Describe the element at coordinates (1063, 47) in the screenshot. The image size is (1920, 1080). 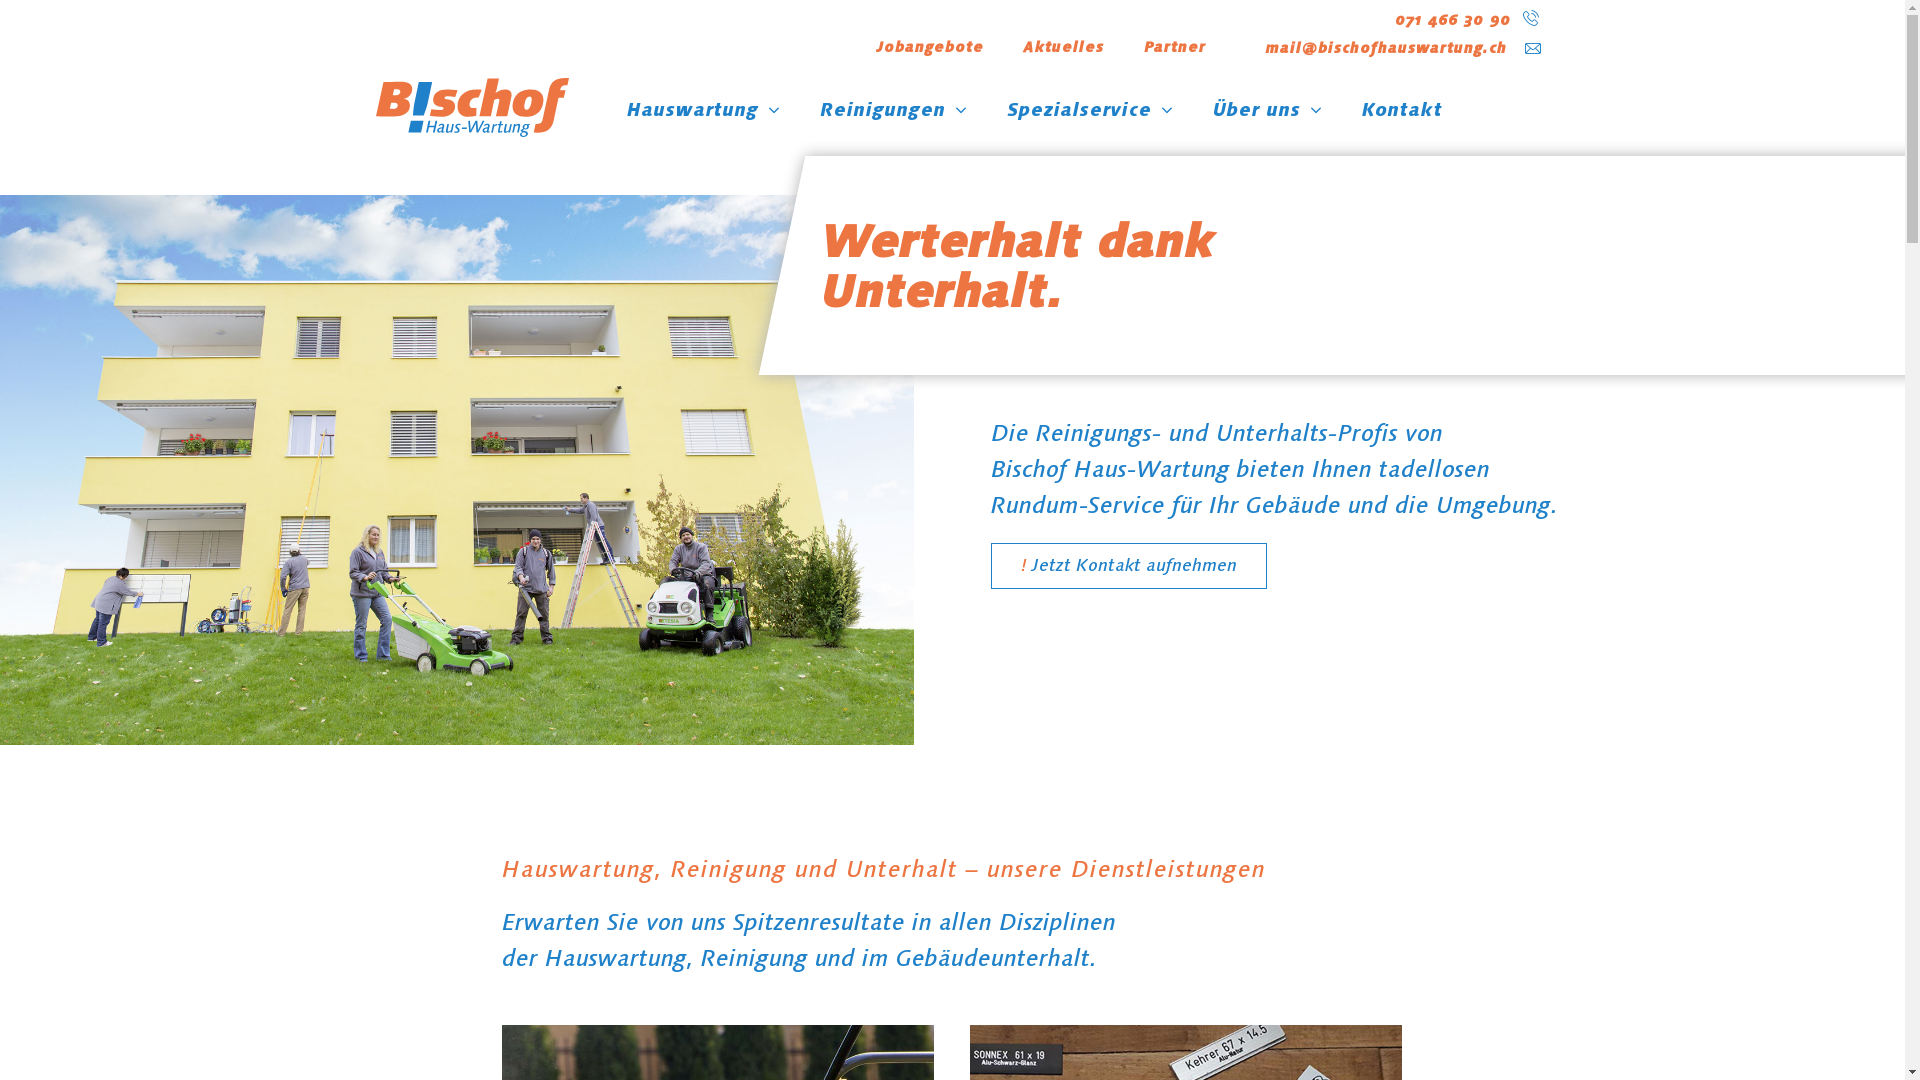
I see `'Aktuelles'` at that location.